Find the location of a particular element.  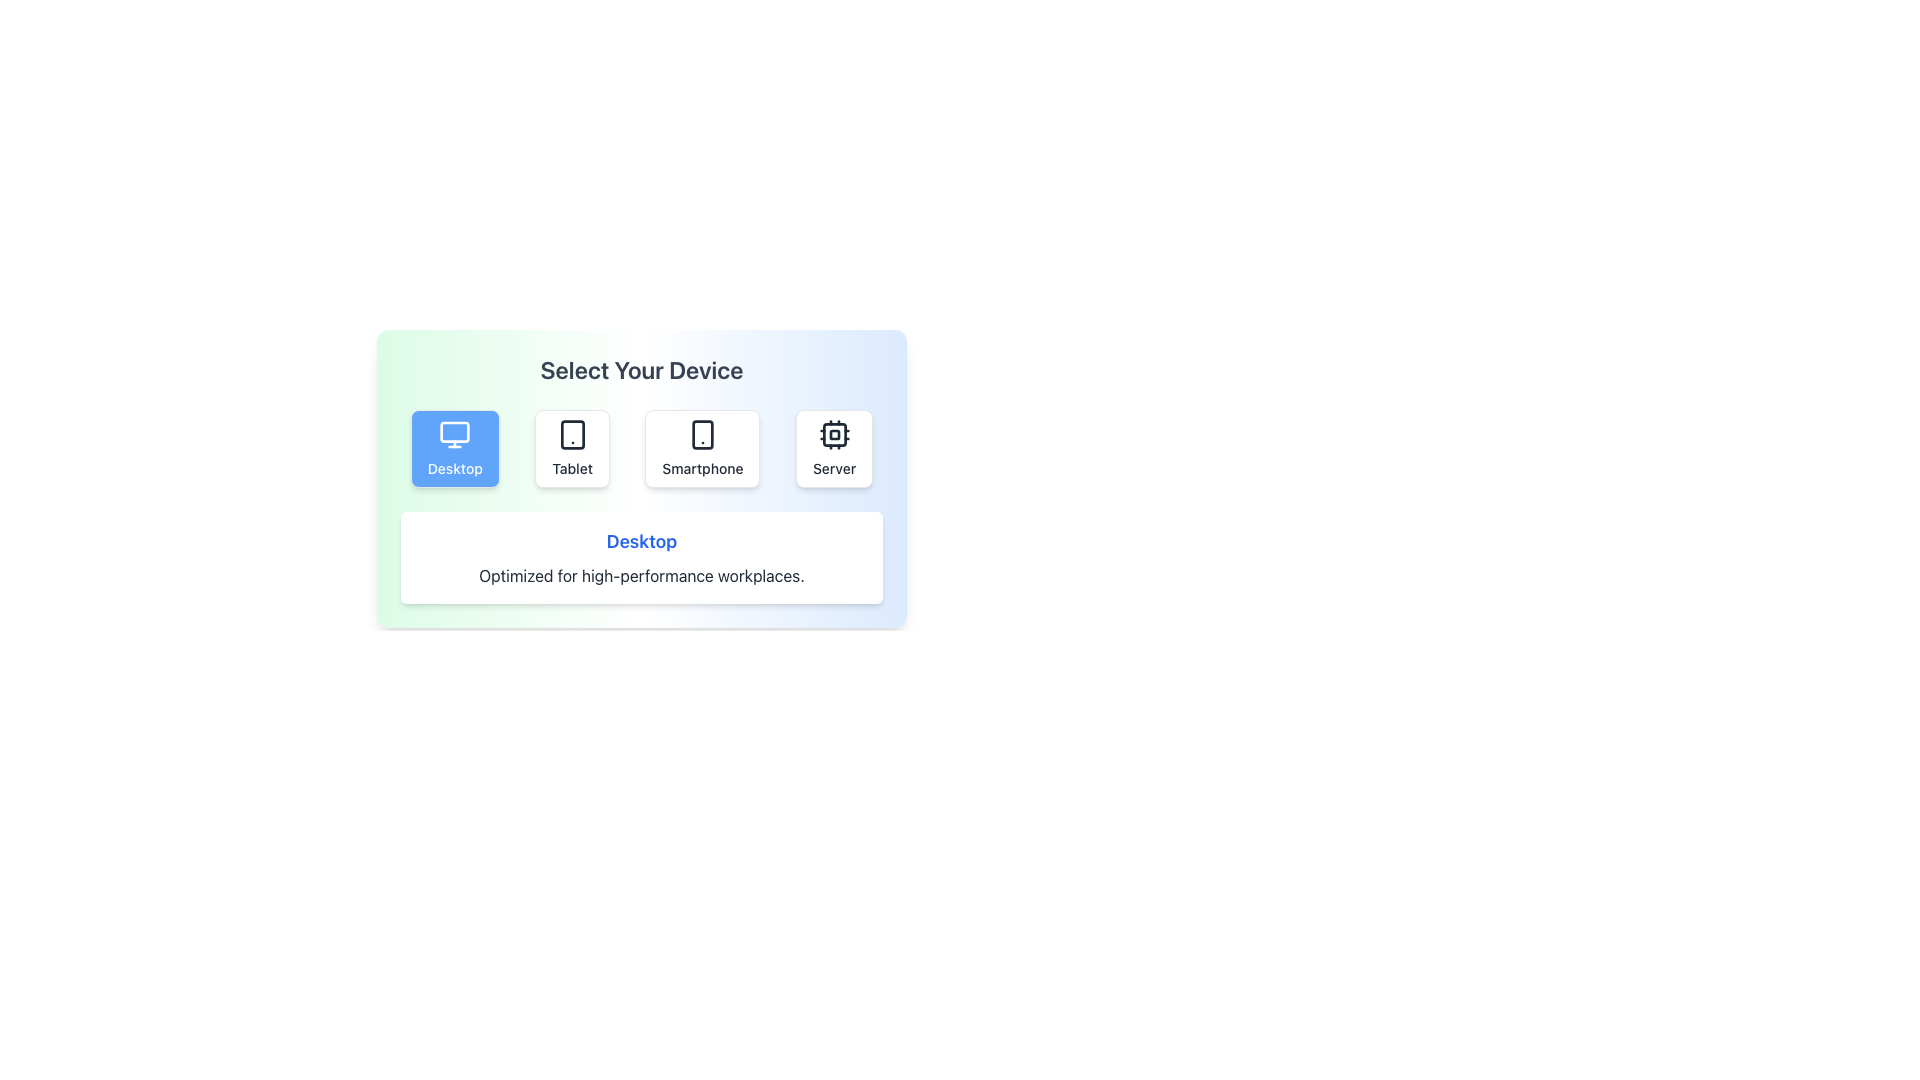

the computer monitor icon located in the top-left corner of the blue button labeled 'Desktop.' is located at coordinates (454, 434).